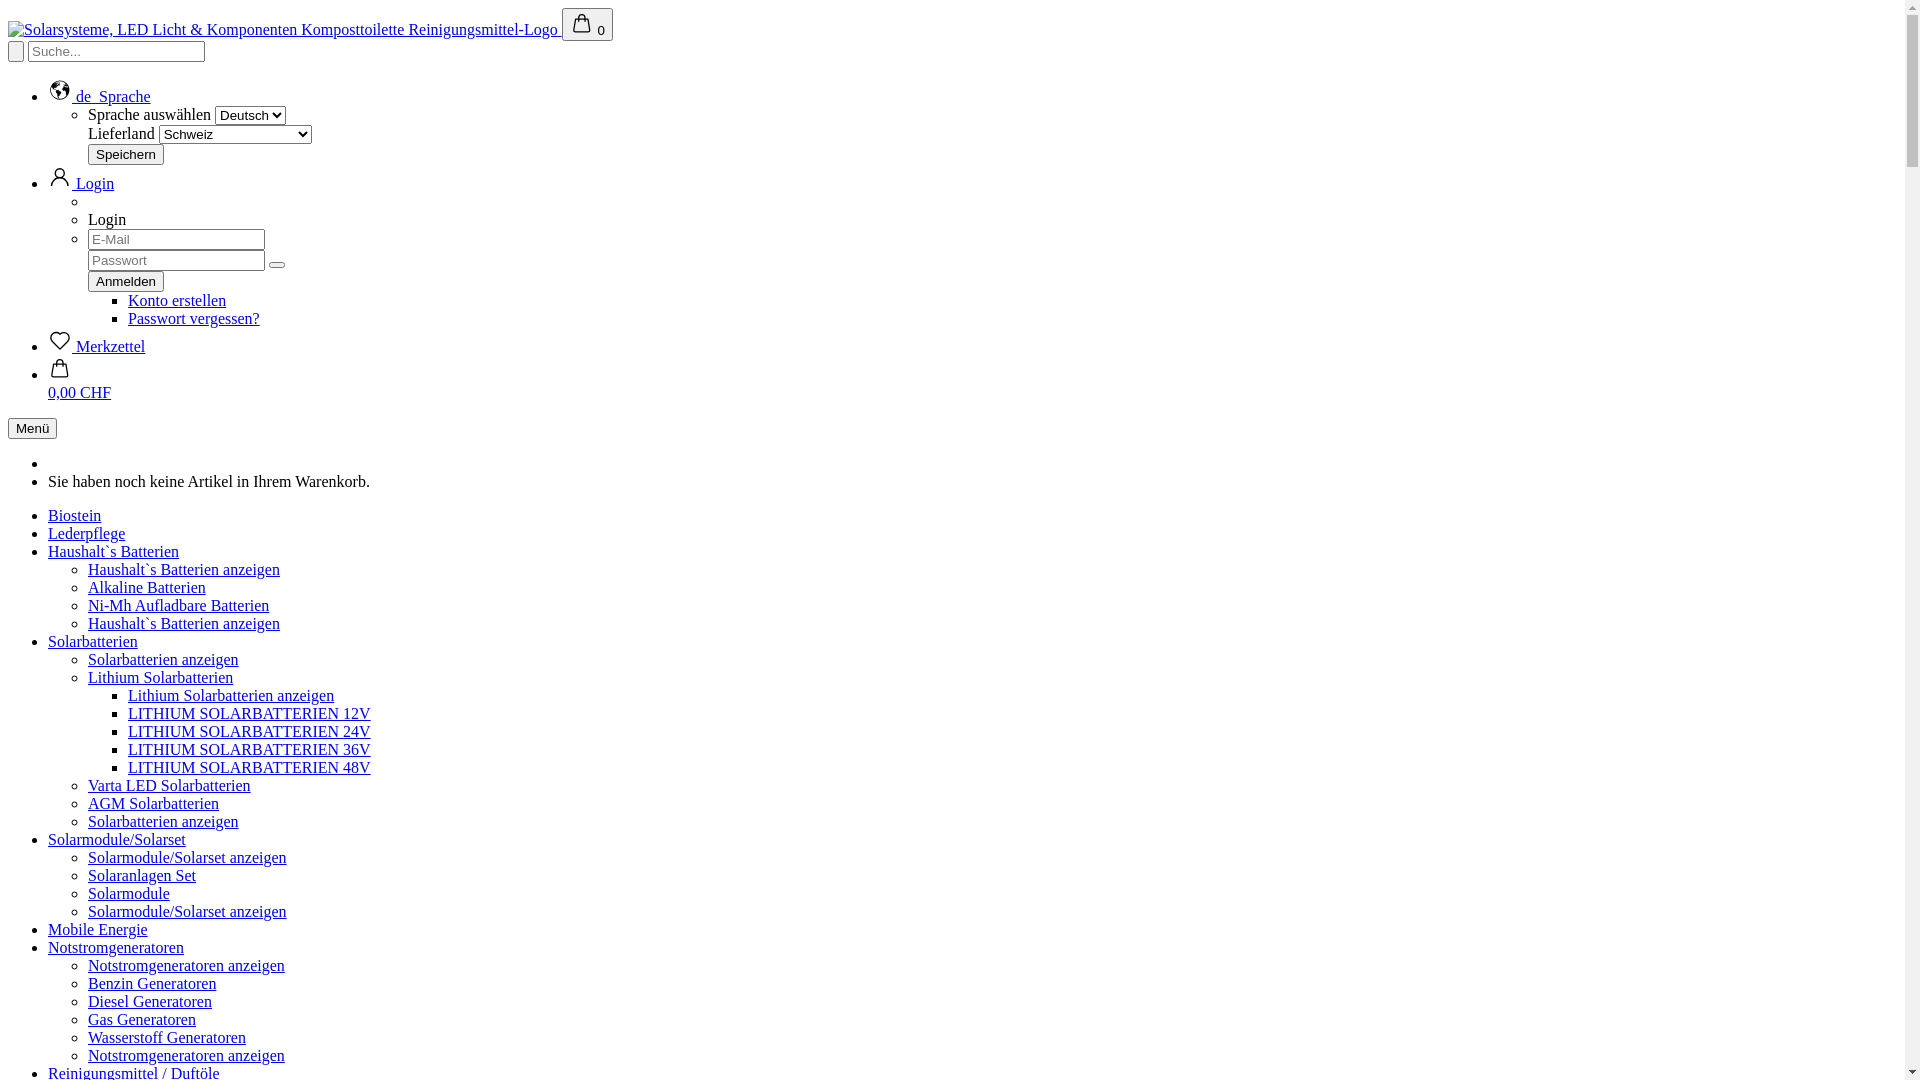 The width and height of the screenshot is (1920, 1080). I want to click on 'Benzin Generatoren', so click(151, 982).